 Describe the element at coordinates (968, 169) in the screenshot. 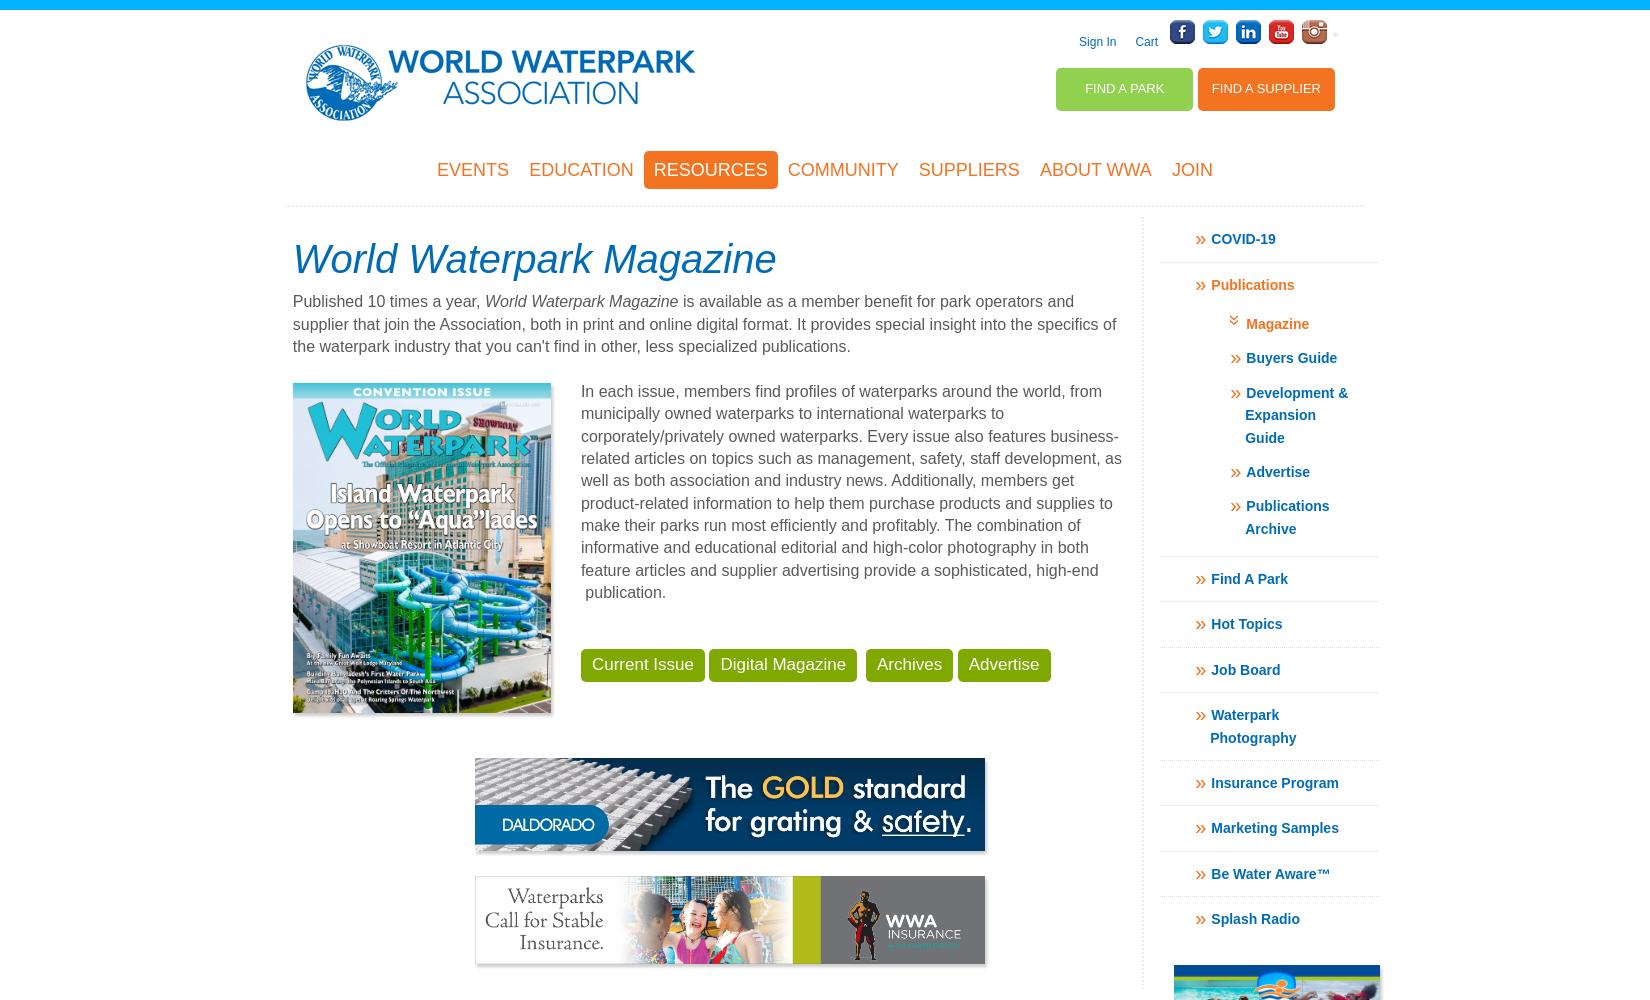

I see `'Suppliers'` at that location.